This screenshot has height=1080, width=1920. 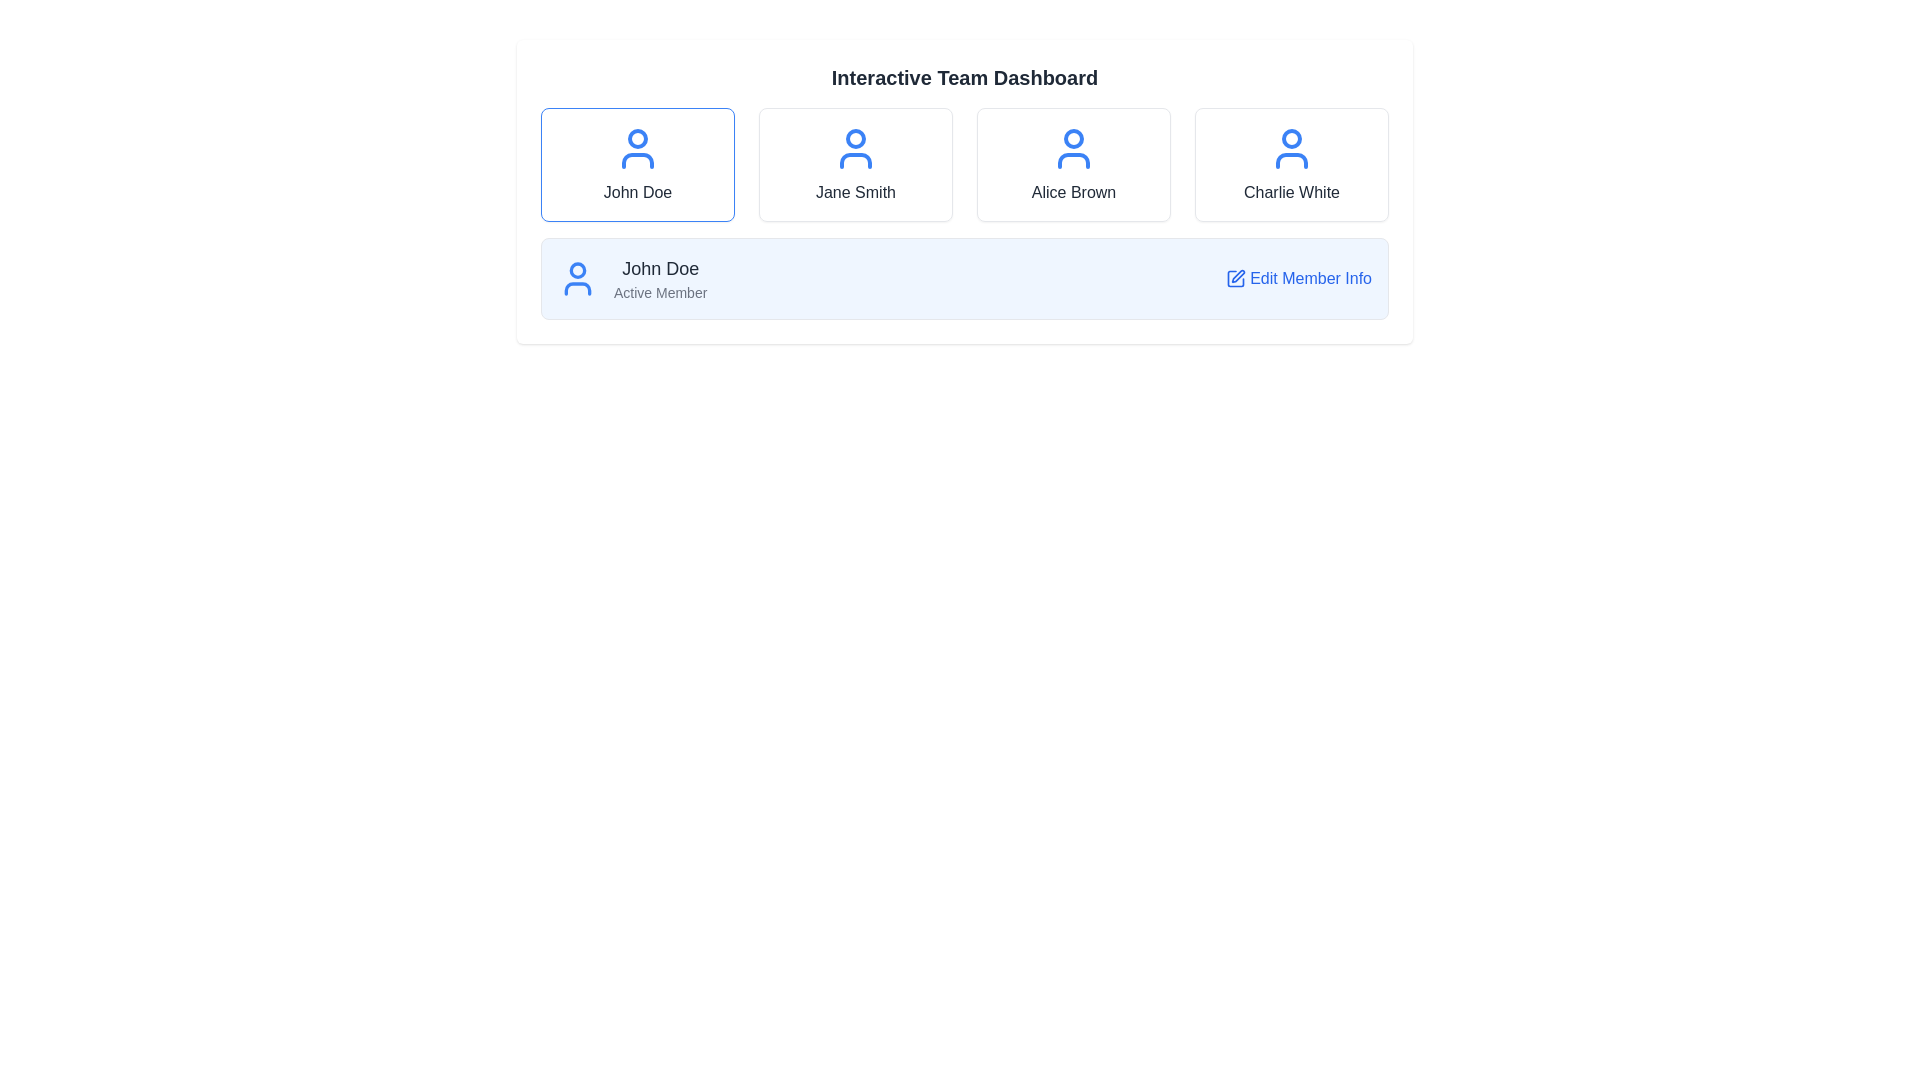 I want to click on the blue 'Edit Member Info' hyperlink with a pen icon located in the highlighted card section for user 'John Doe', so click(x=1299, y=278).